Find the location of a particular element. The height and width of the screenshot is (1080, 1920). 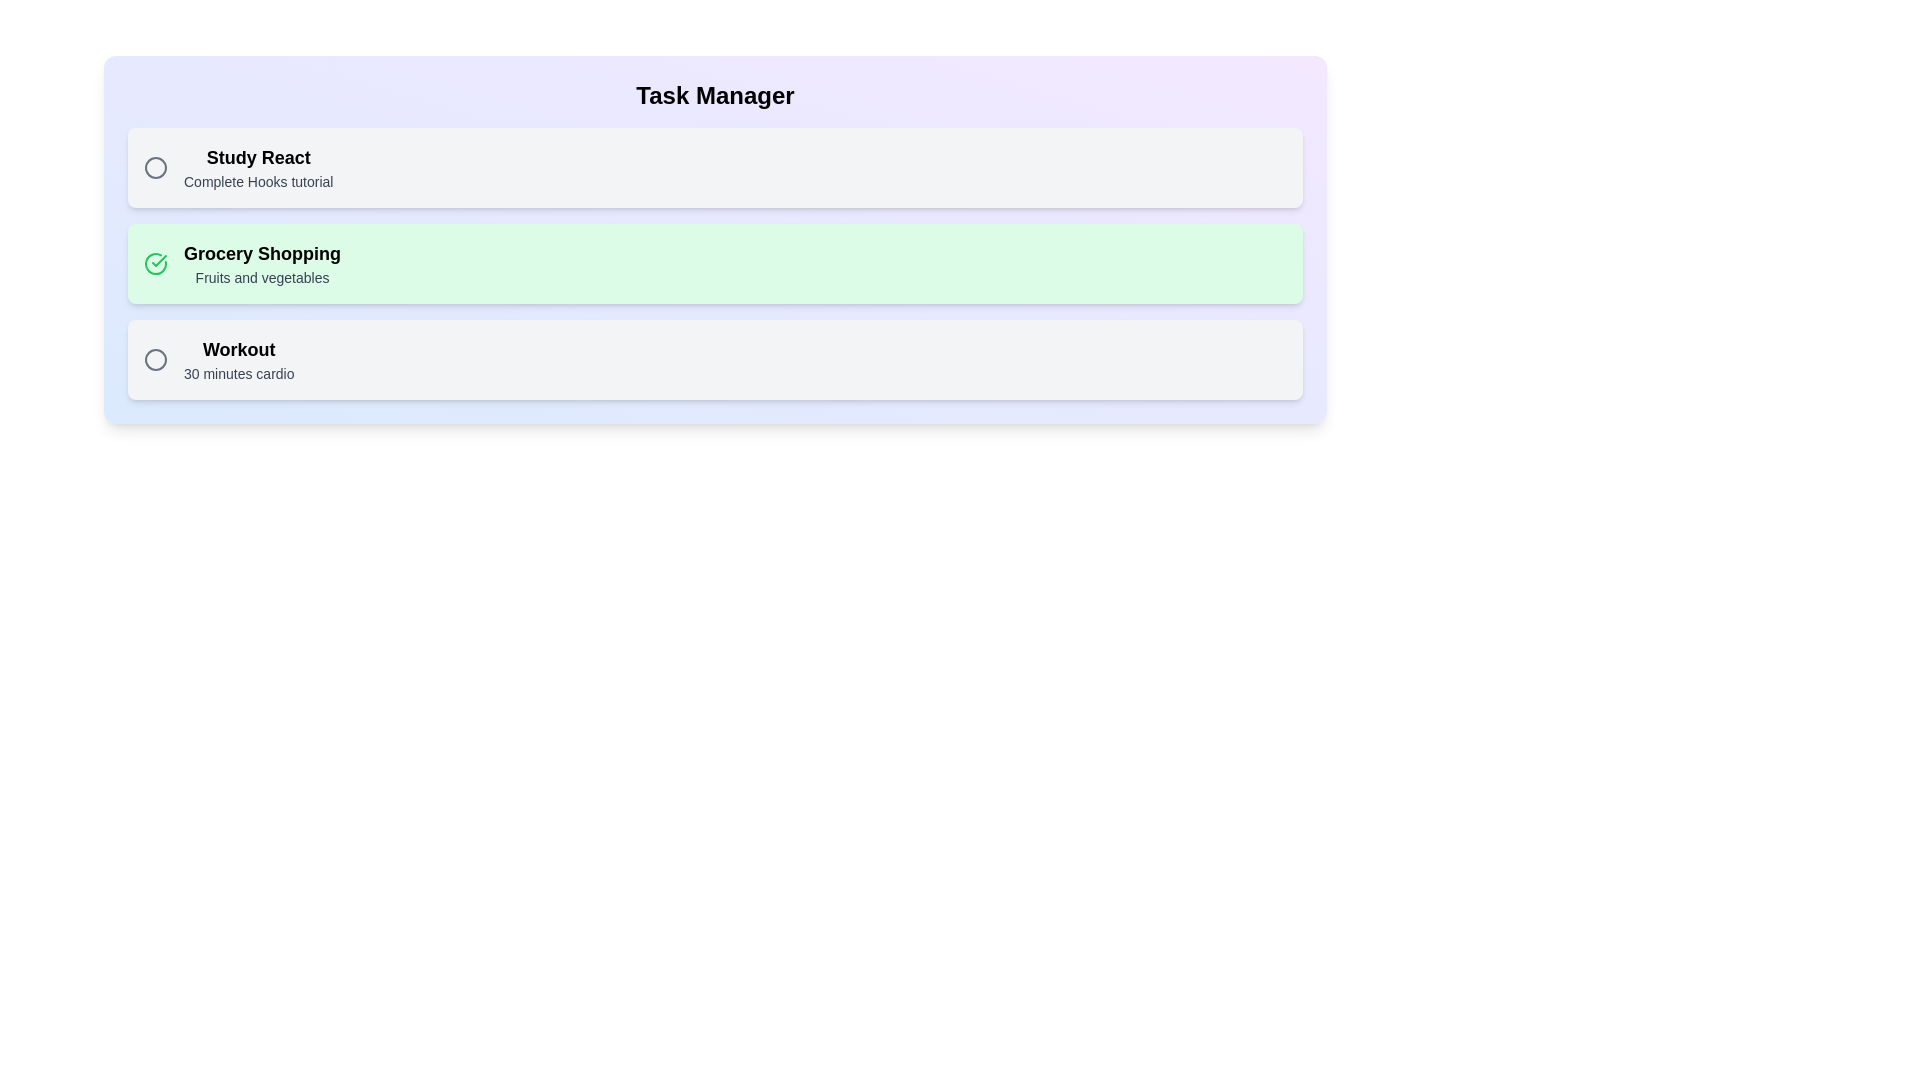

the icon component that visually indicates the task state or type, located to the left of the 'Study React' task item in the task list is located at coordinates (155, 167).